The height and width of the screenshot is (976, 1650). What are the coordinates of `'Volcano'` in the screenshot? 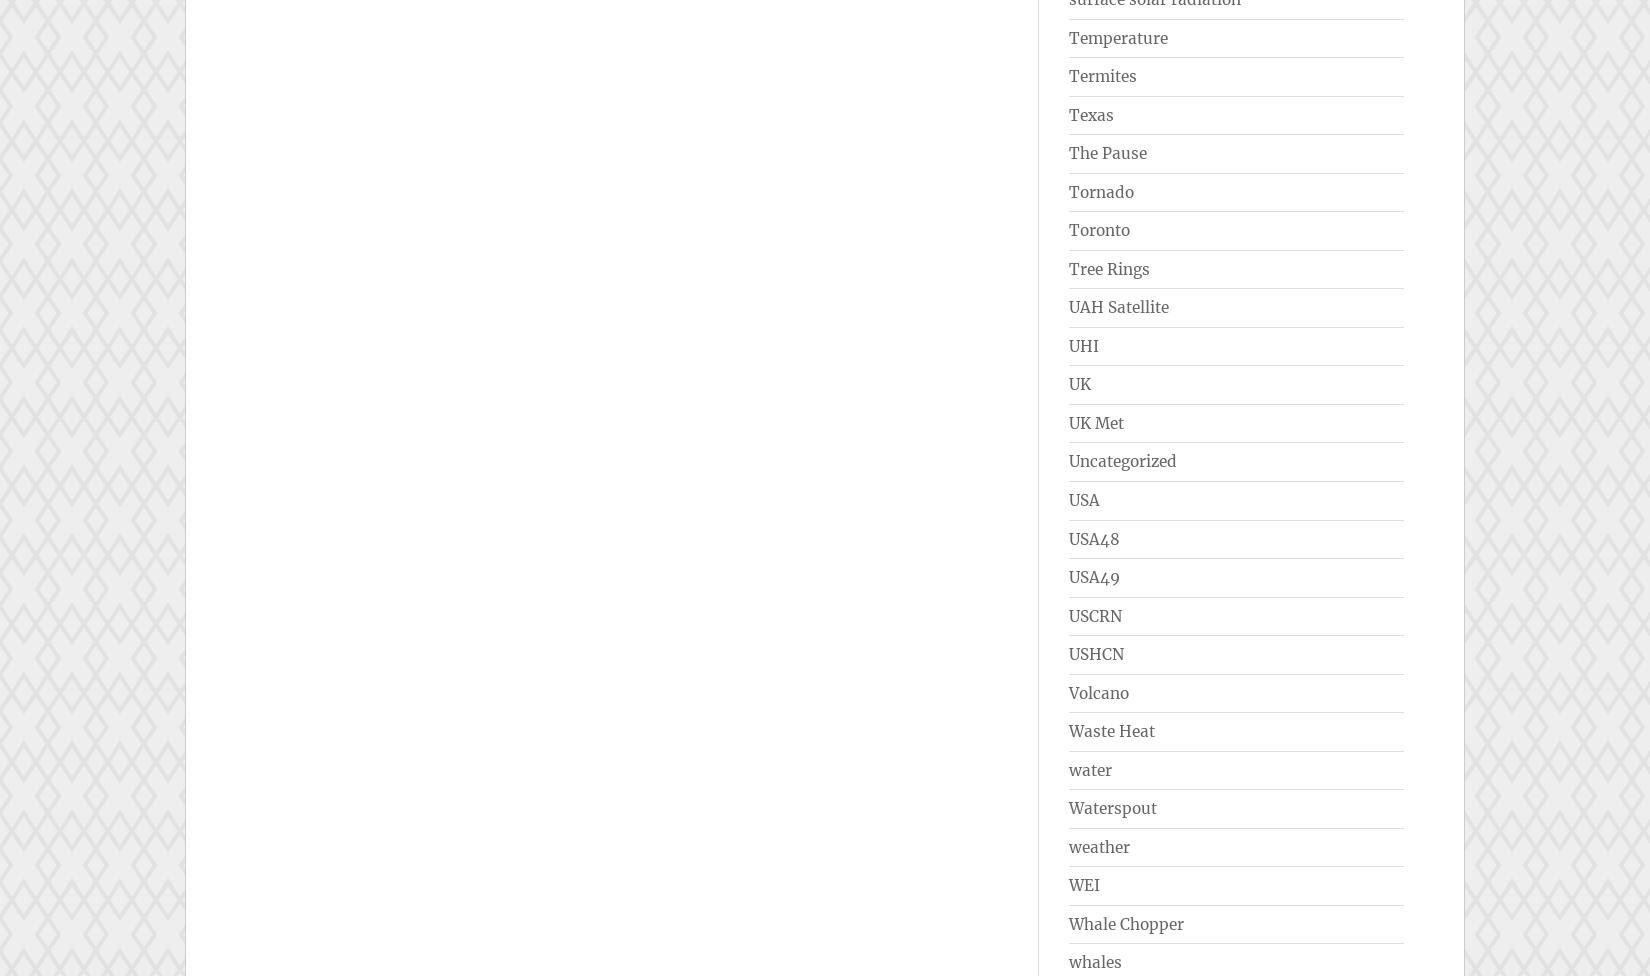 It's located at (1099, 691).